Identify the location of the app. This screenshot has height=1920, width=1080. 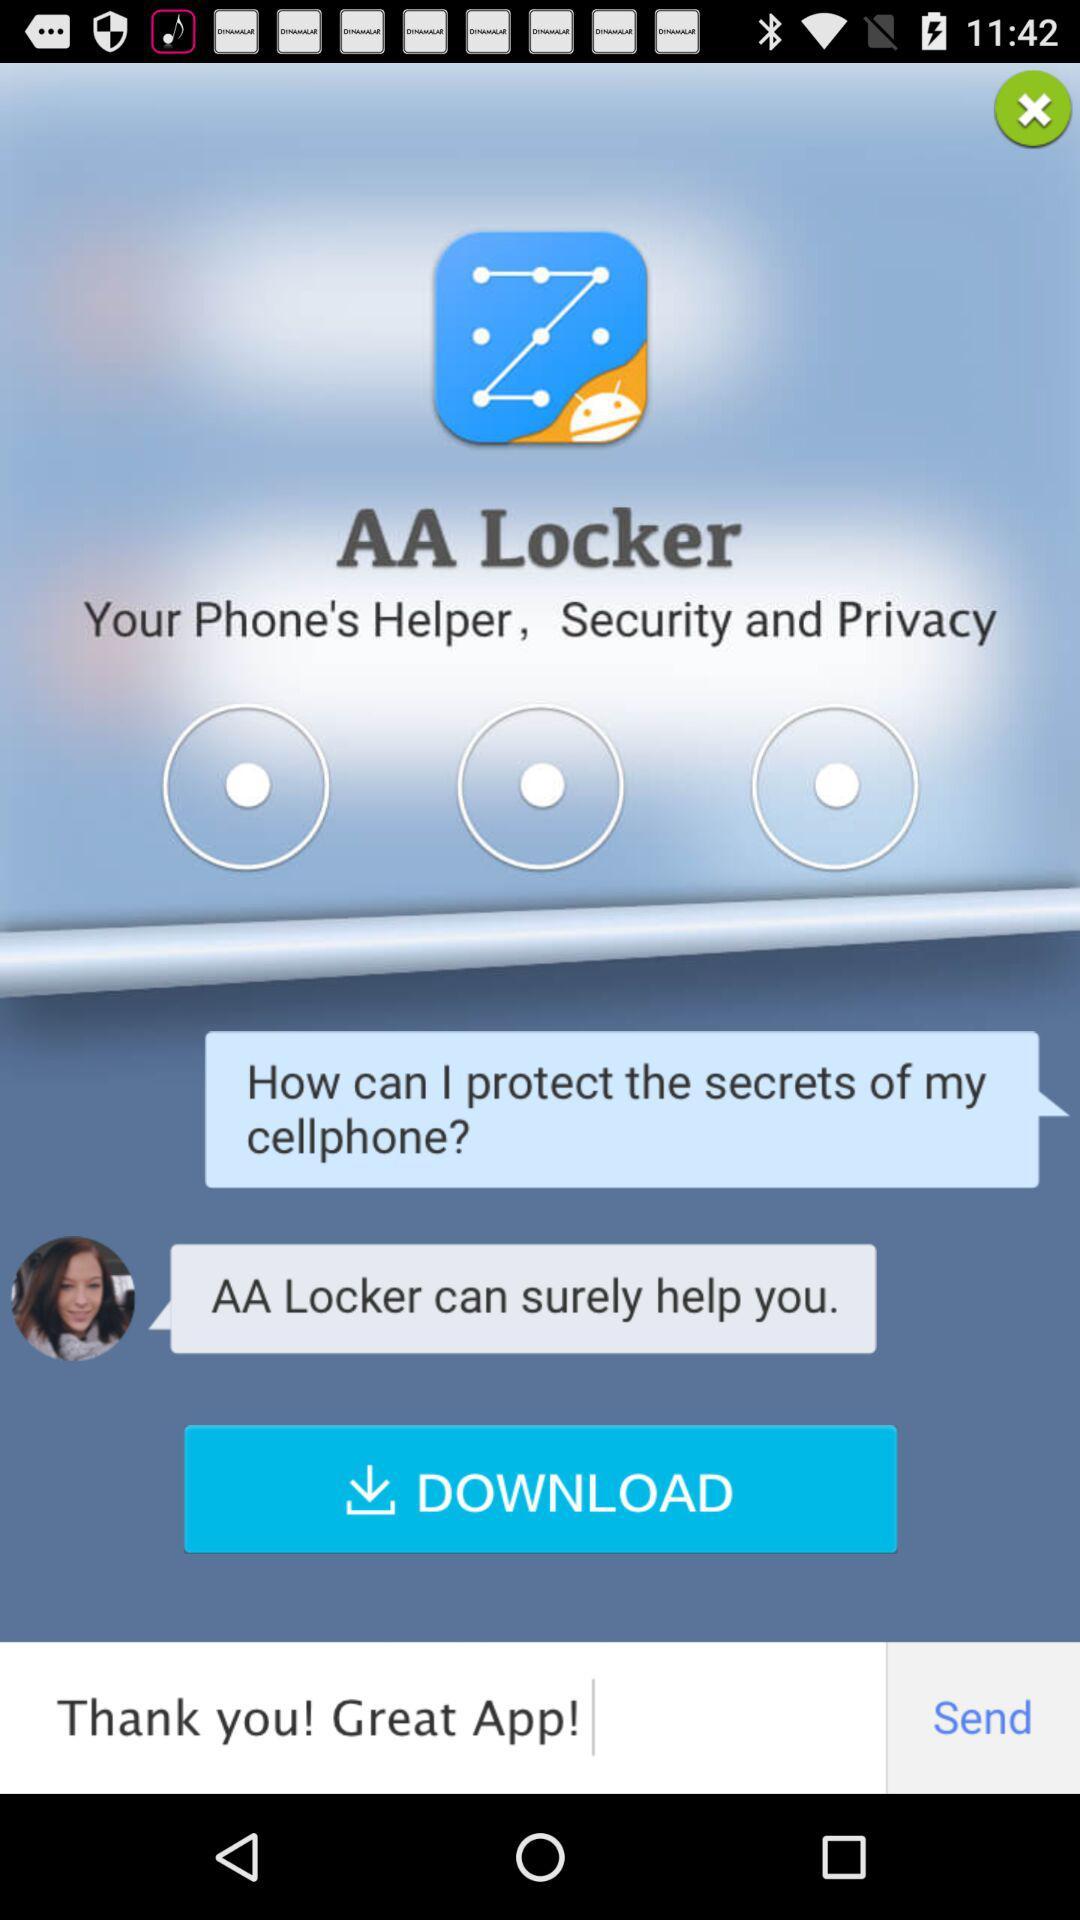
(1033, 108).